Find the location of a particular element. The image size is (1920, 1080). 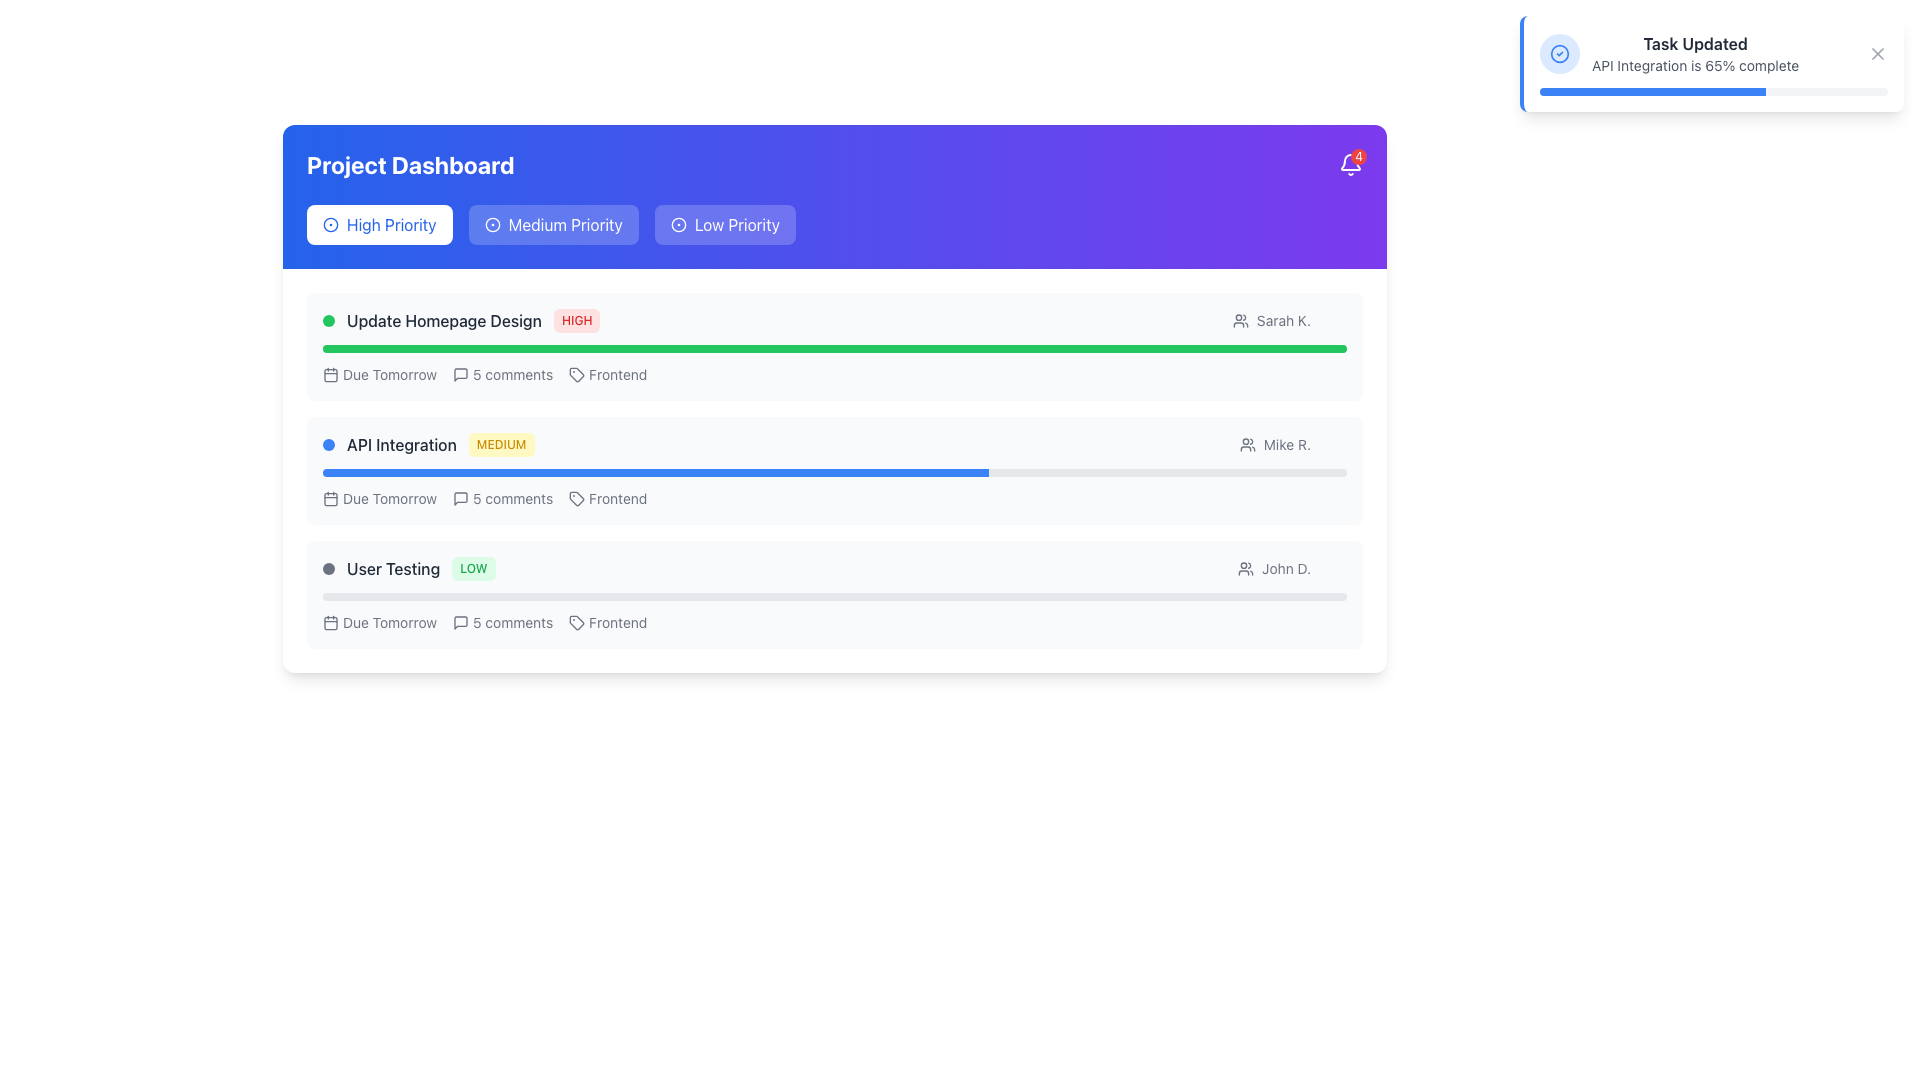

the blue indicator dot of the task titled 'API Integration' is located at coordinates (427, 443).